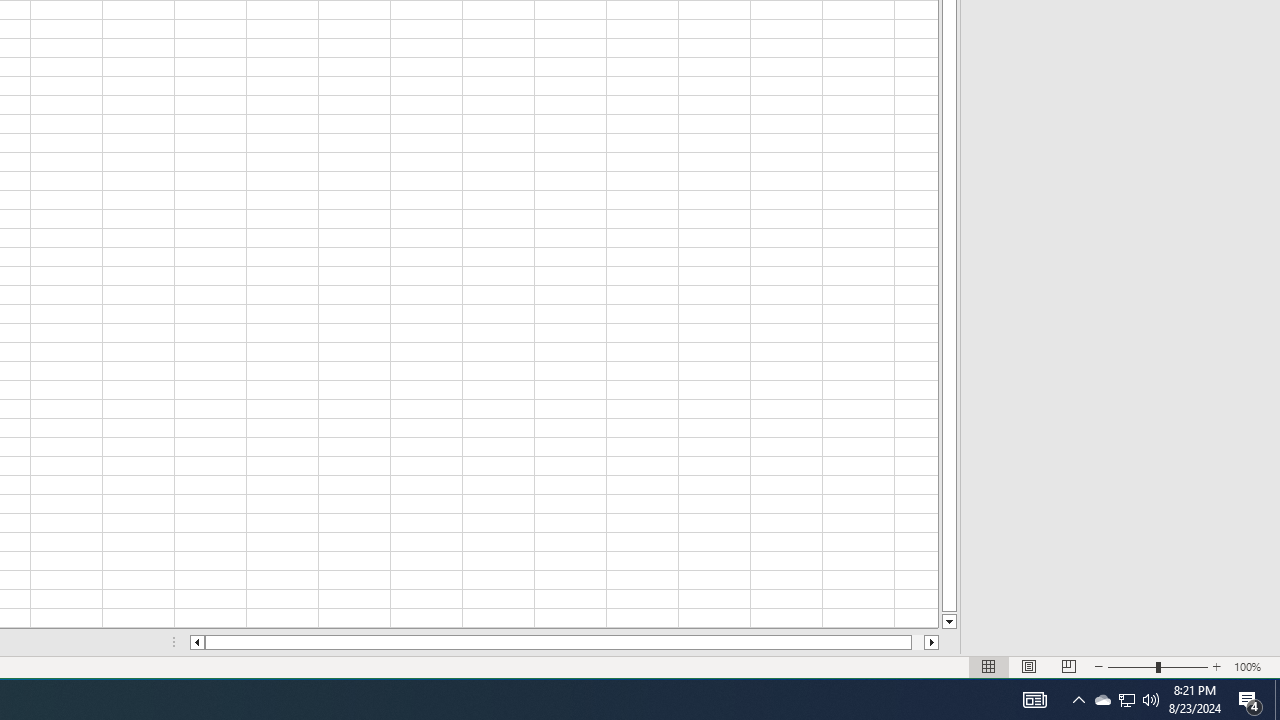 Image resolution: width=1280 pixels, height=720 pixels. I want to click on 'Class: NetUIScrollBar', so click(563, 642).